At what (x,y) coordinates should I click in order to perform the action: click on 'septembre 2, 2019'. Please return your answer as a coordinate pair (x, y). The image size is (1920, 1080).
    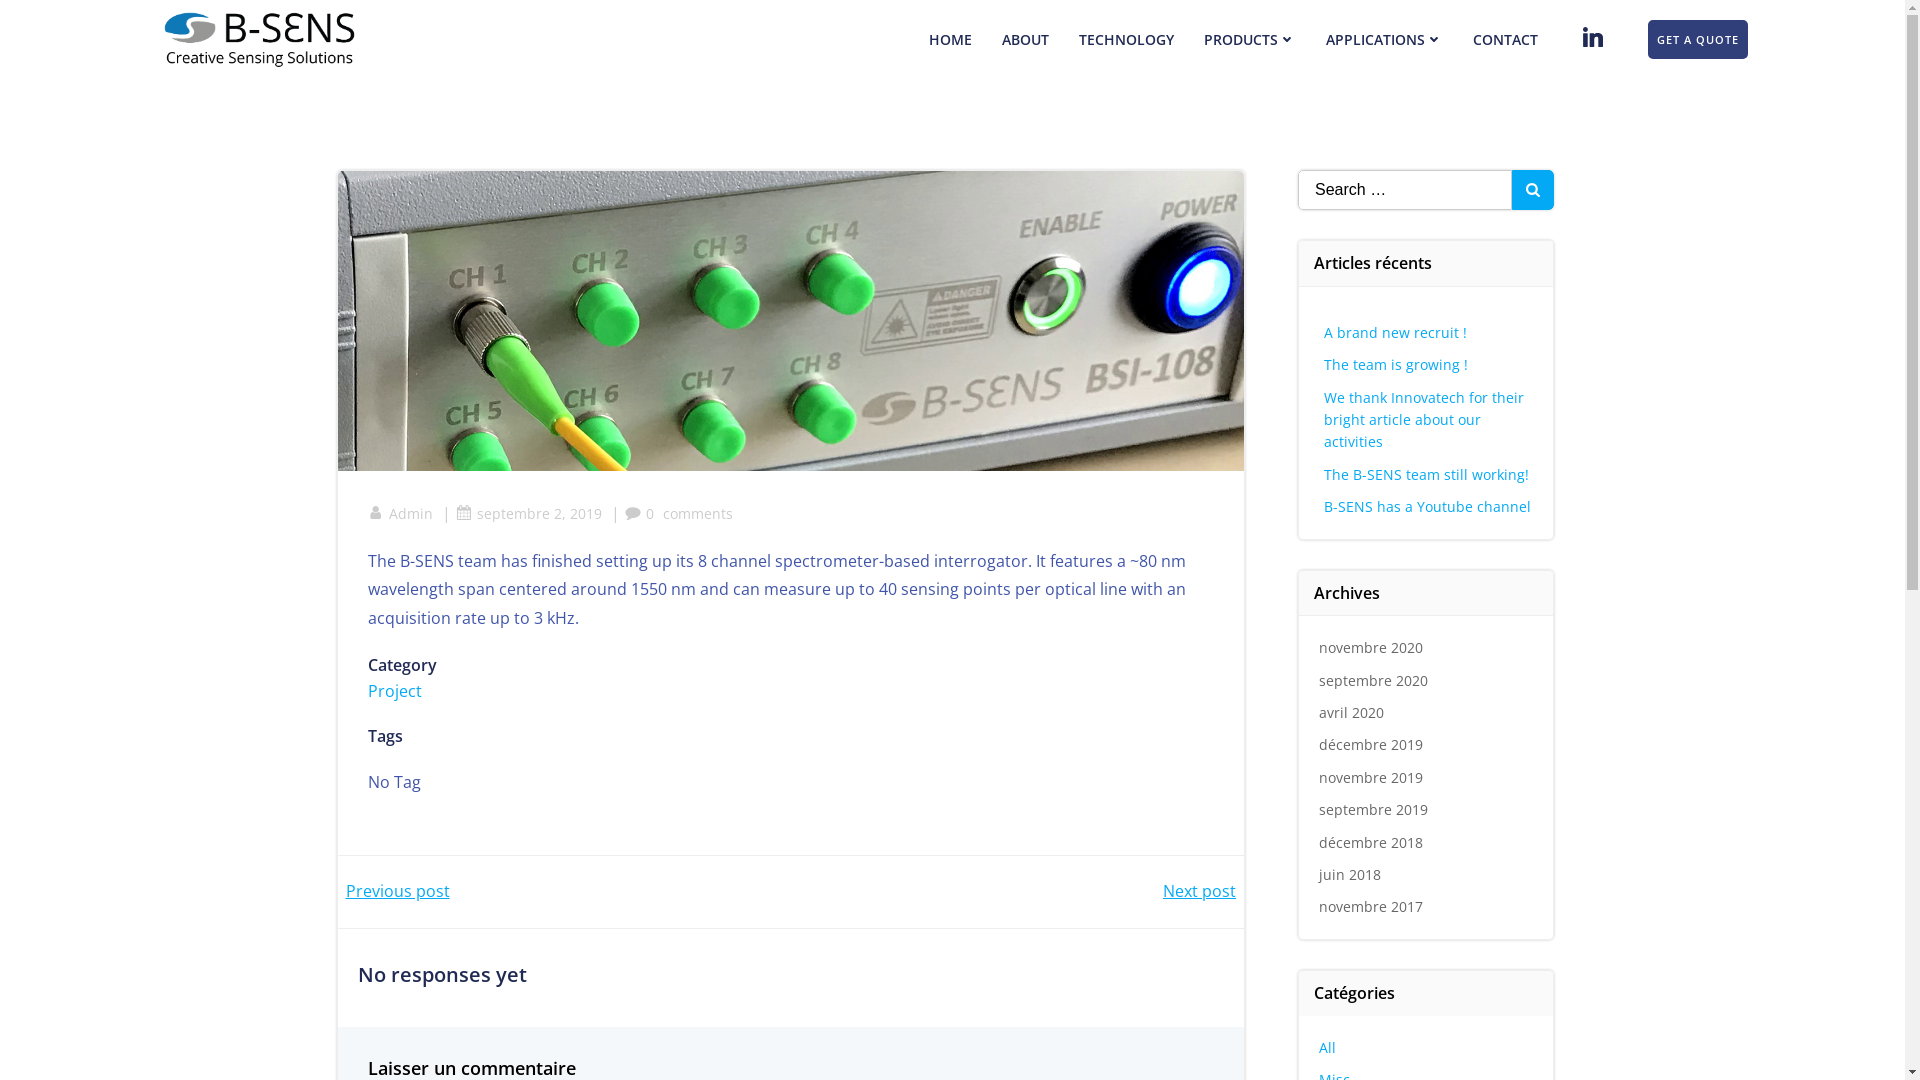
    Looking at the image, I should click on (455, 512).